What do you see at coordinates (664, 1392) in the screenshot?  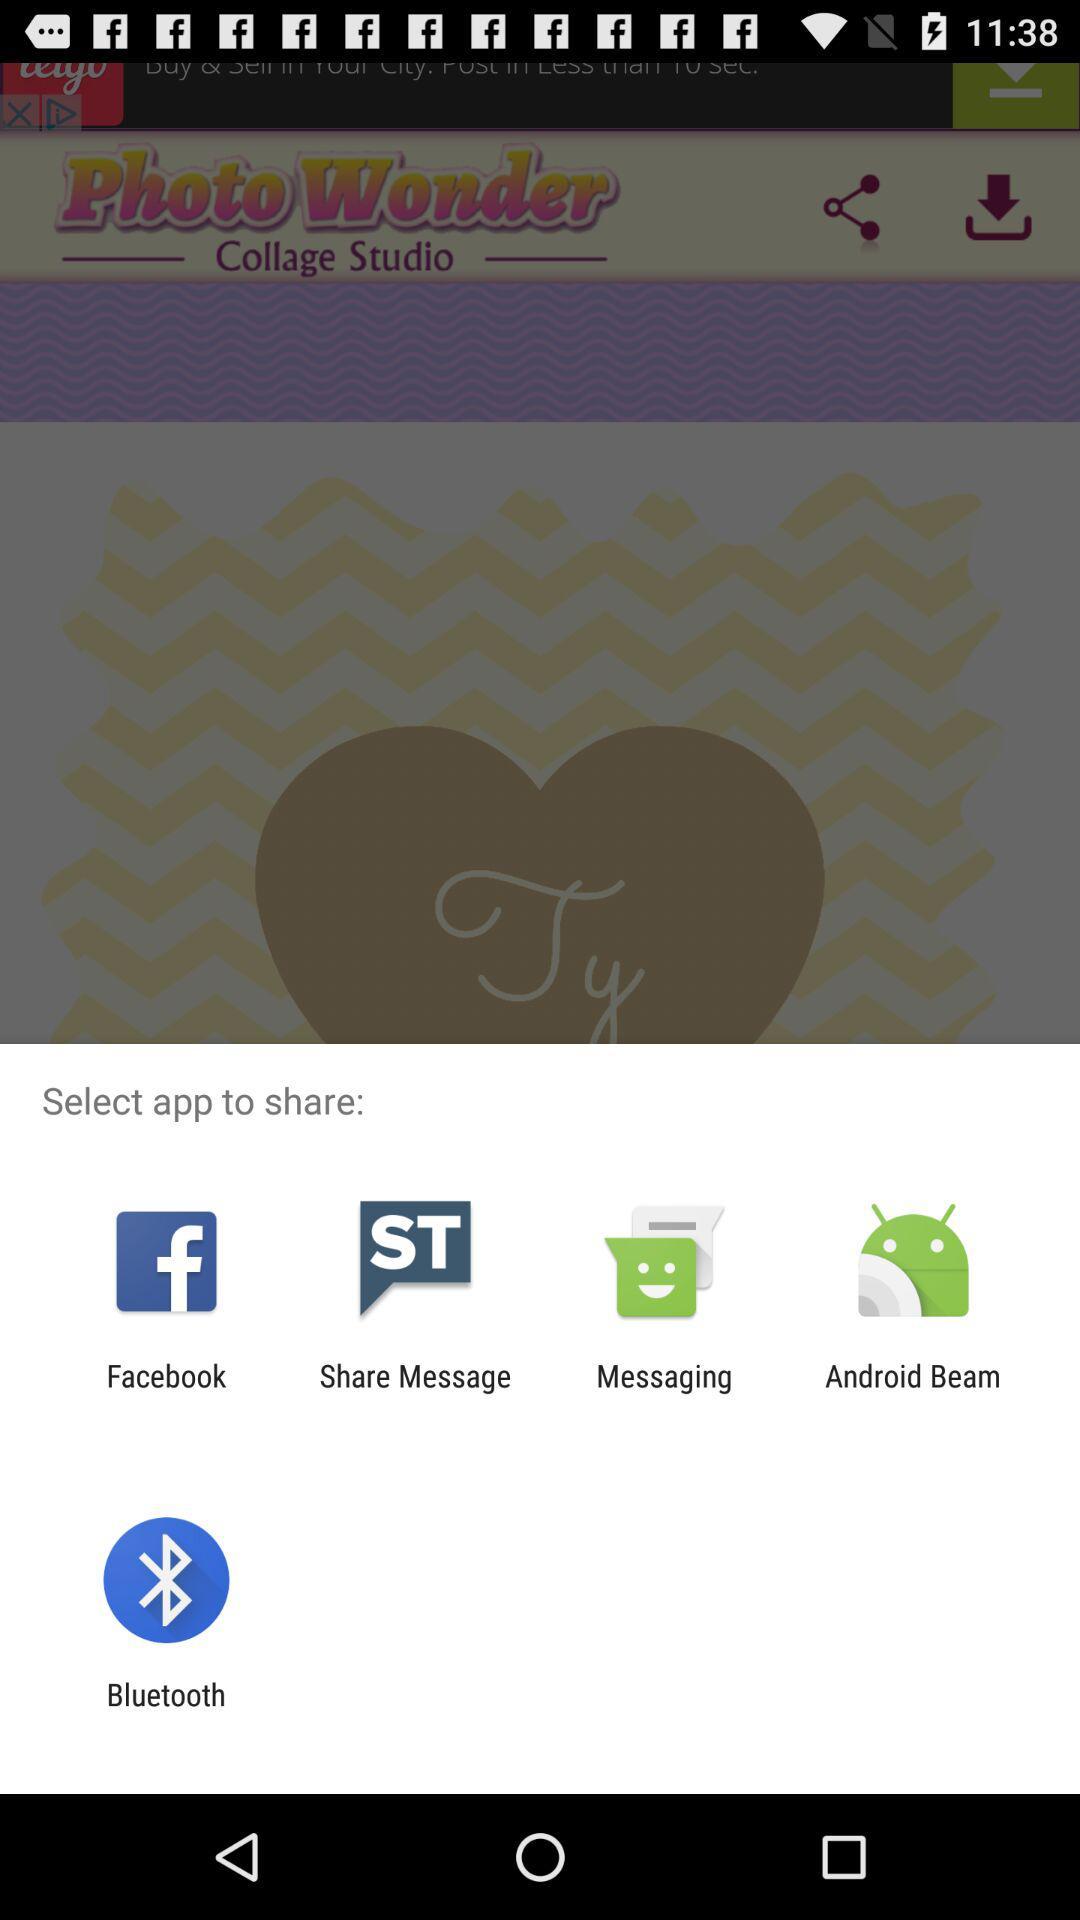 I see `icon next to the android beam app` at bounding box center [664, 1392].